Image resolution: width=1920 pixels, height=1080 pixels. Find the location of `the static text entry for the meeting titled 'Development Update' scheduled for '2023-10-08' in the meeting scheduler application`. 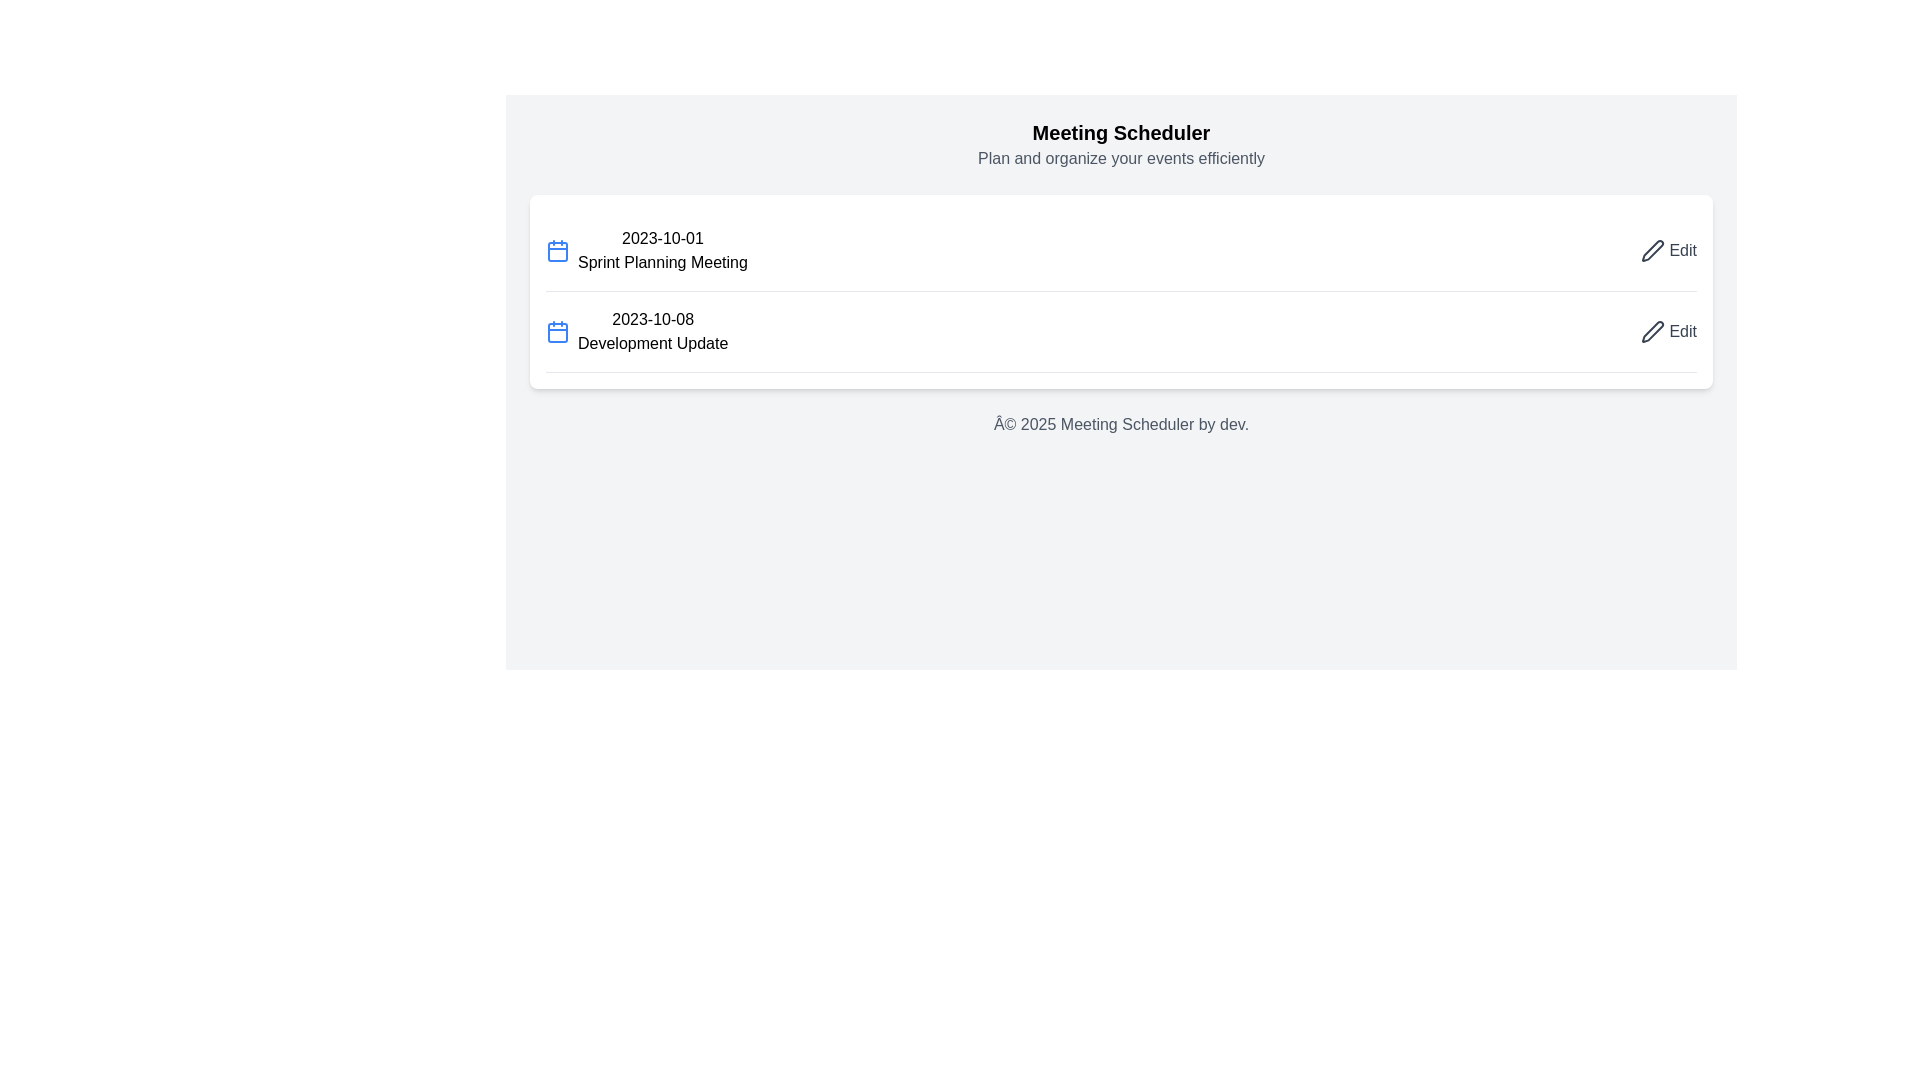

the static text entry for the meeting titled 'Development Update' scheduled for '2023-10-08' in the meeting scheduler application is located at coordinates (653, 330).